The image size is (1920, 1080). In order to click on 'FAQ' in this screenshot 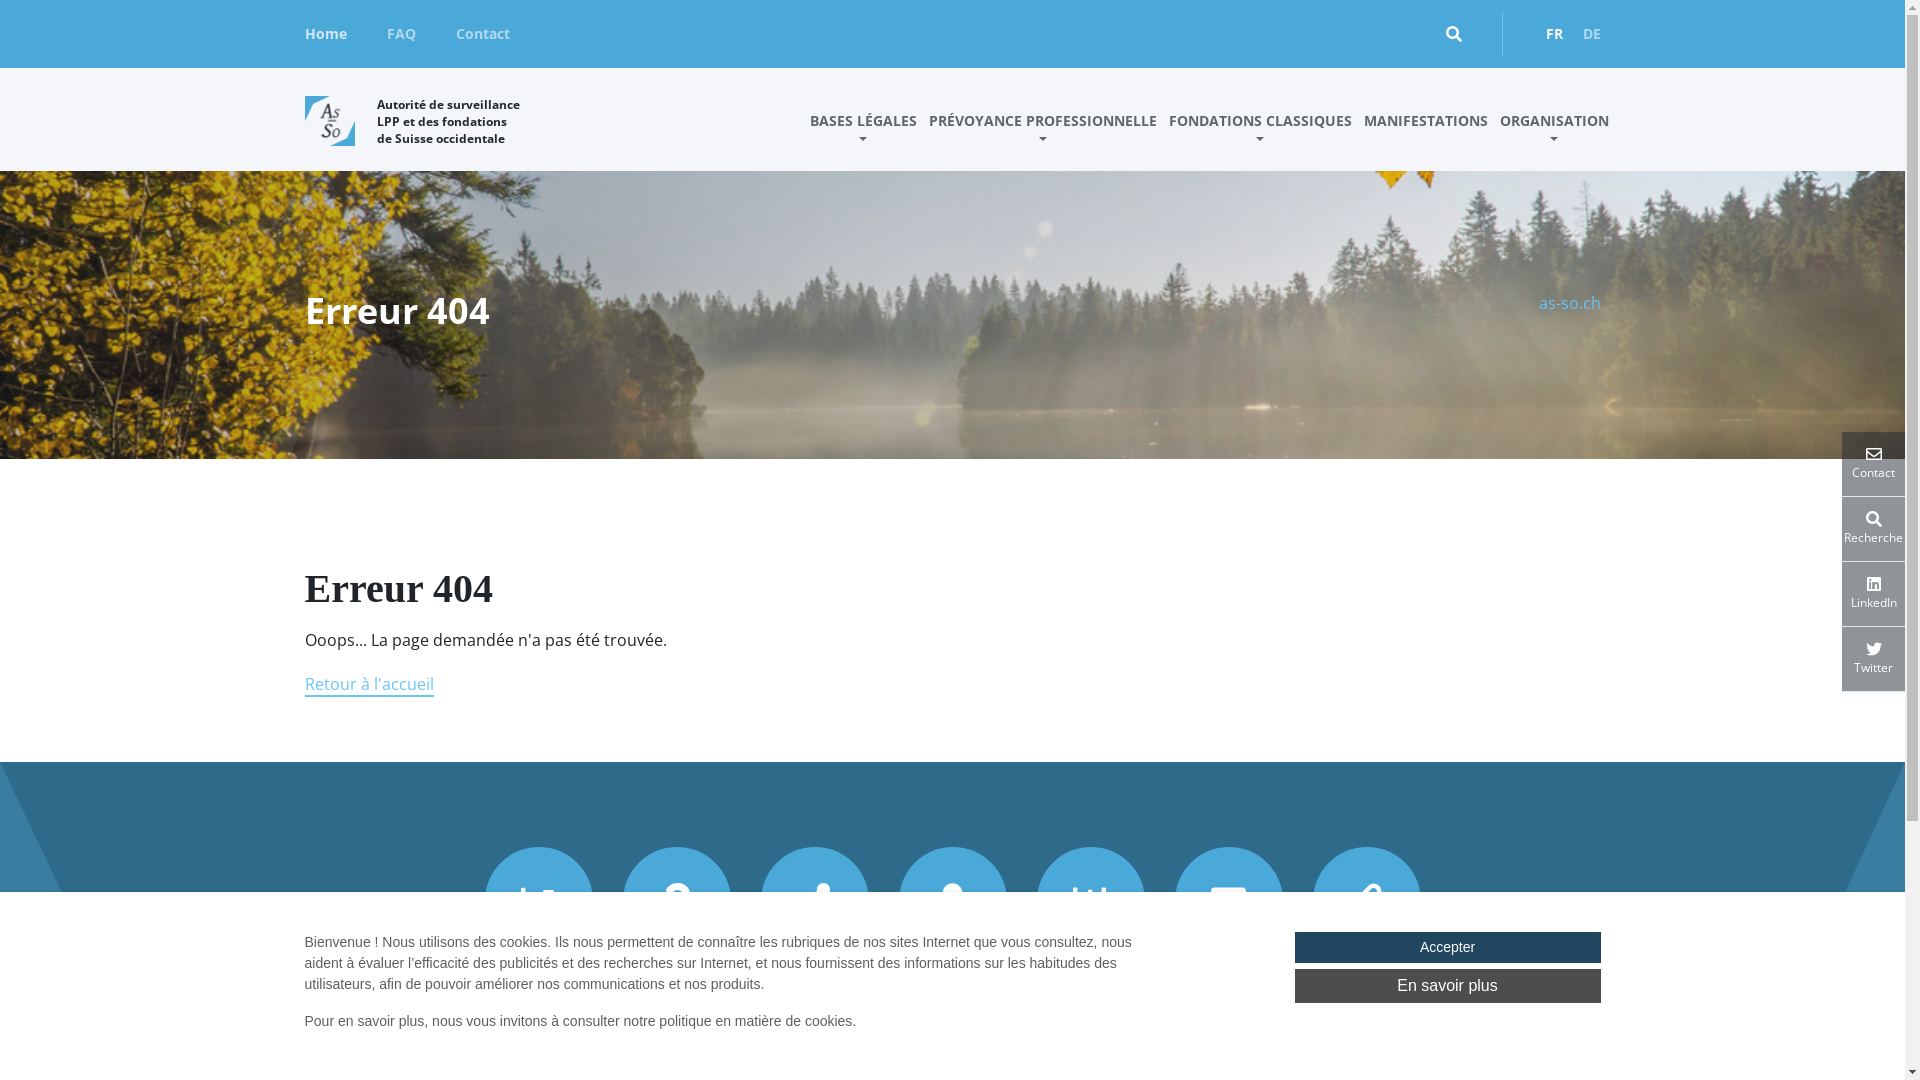, I will do `click(400, 34)`.